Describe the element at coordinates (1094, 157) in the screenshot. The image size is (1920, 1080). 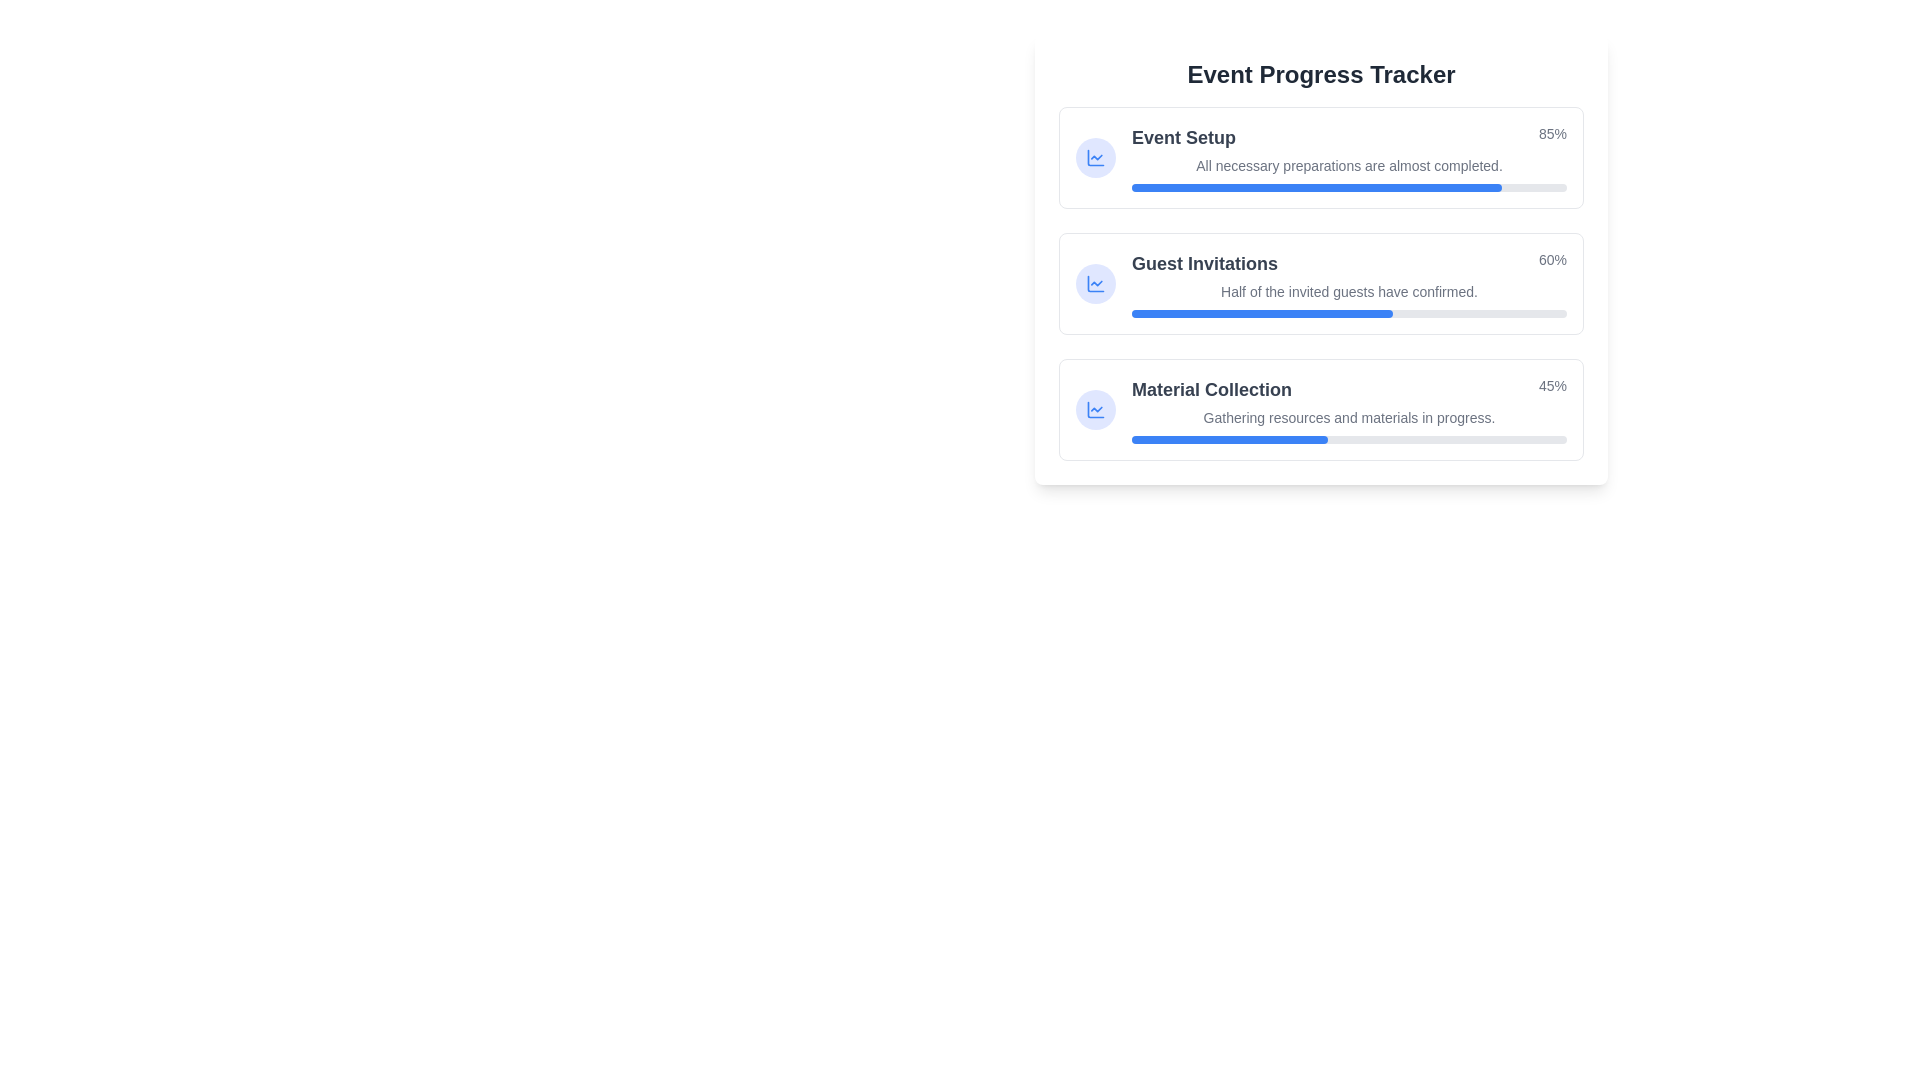
I see `the outlined line chart icon with a blue stroke located to the left of the text 'Material Collection'` at that location.